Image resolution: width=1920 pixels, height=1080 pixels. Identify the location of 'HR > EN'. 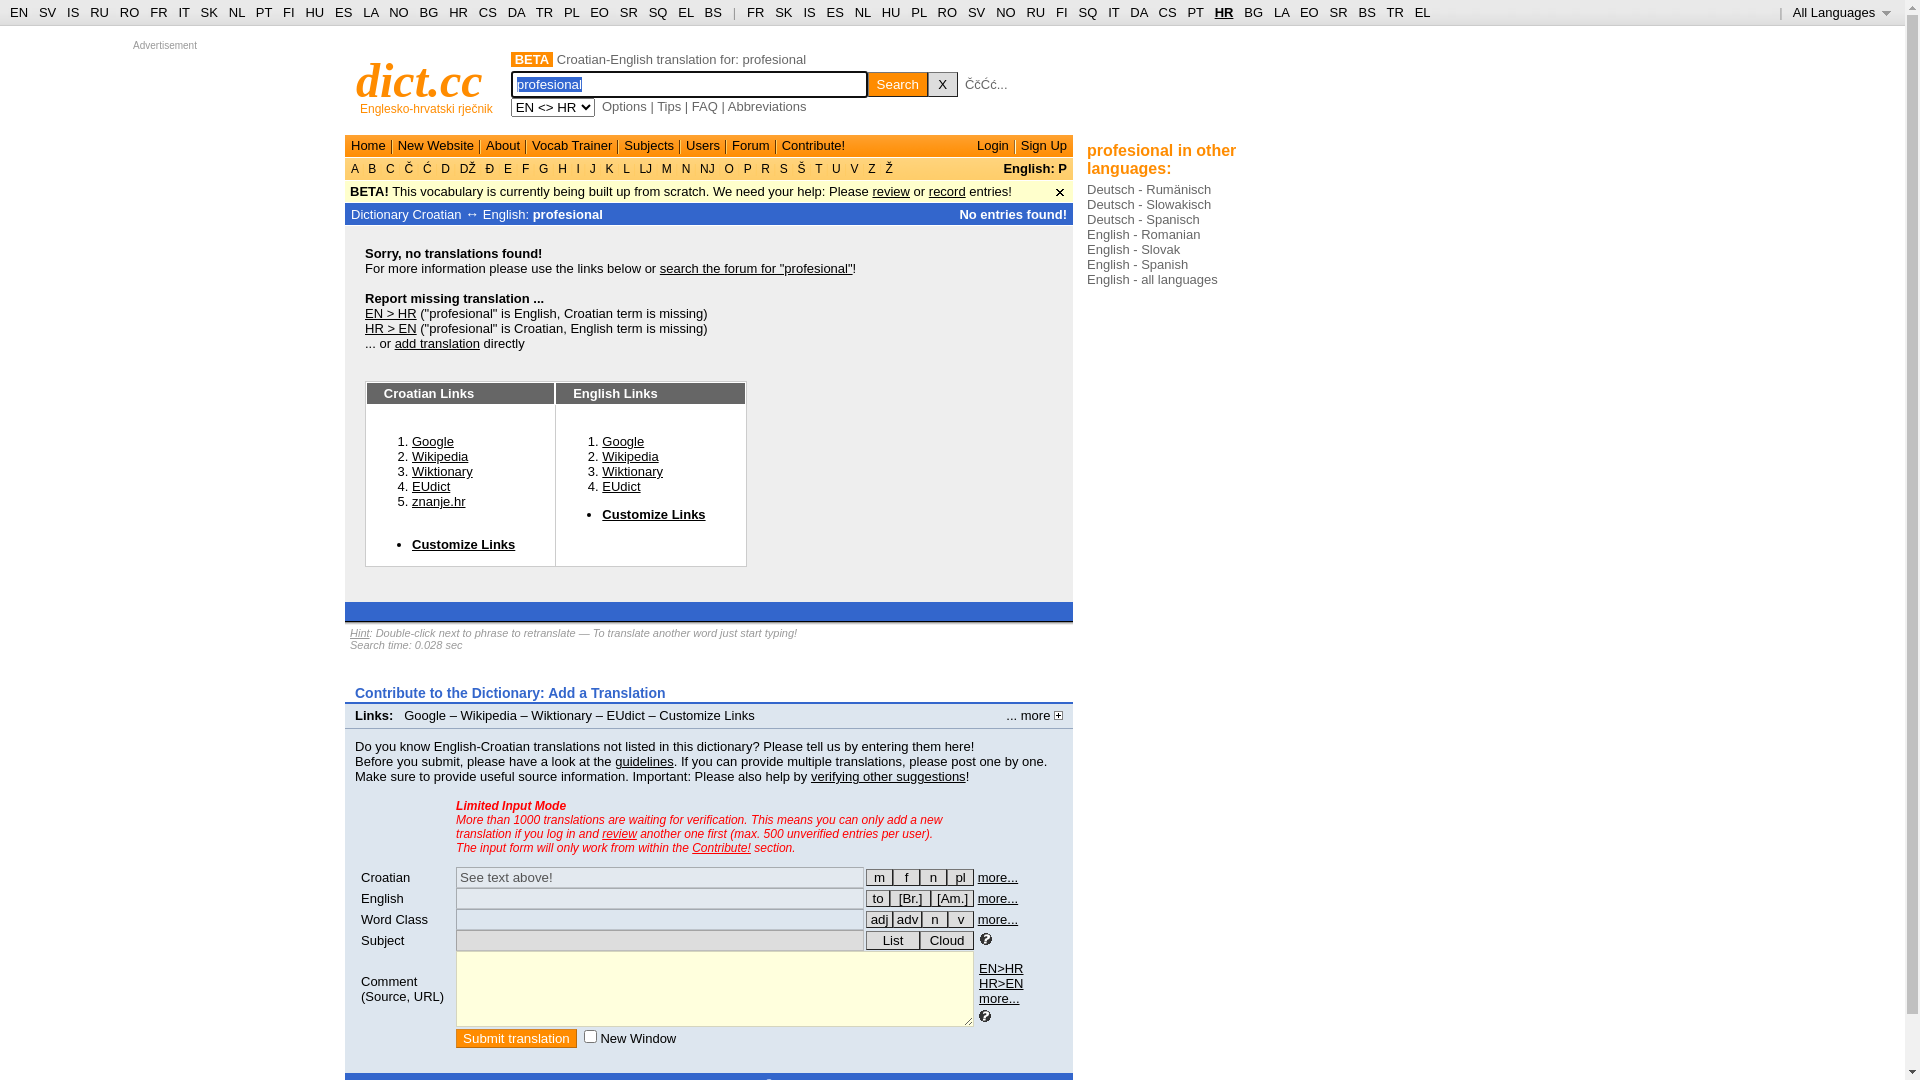
(390, 327).